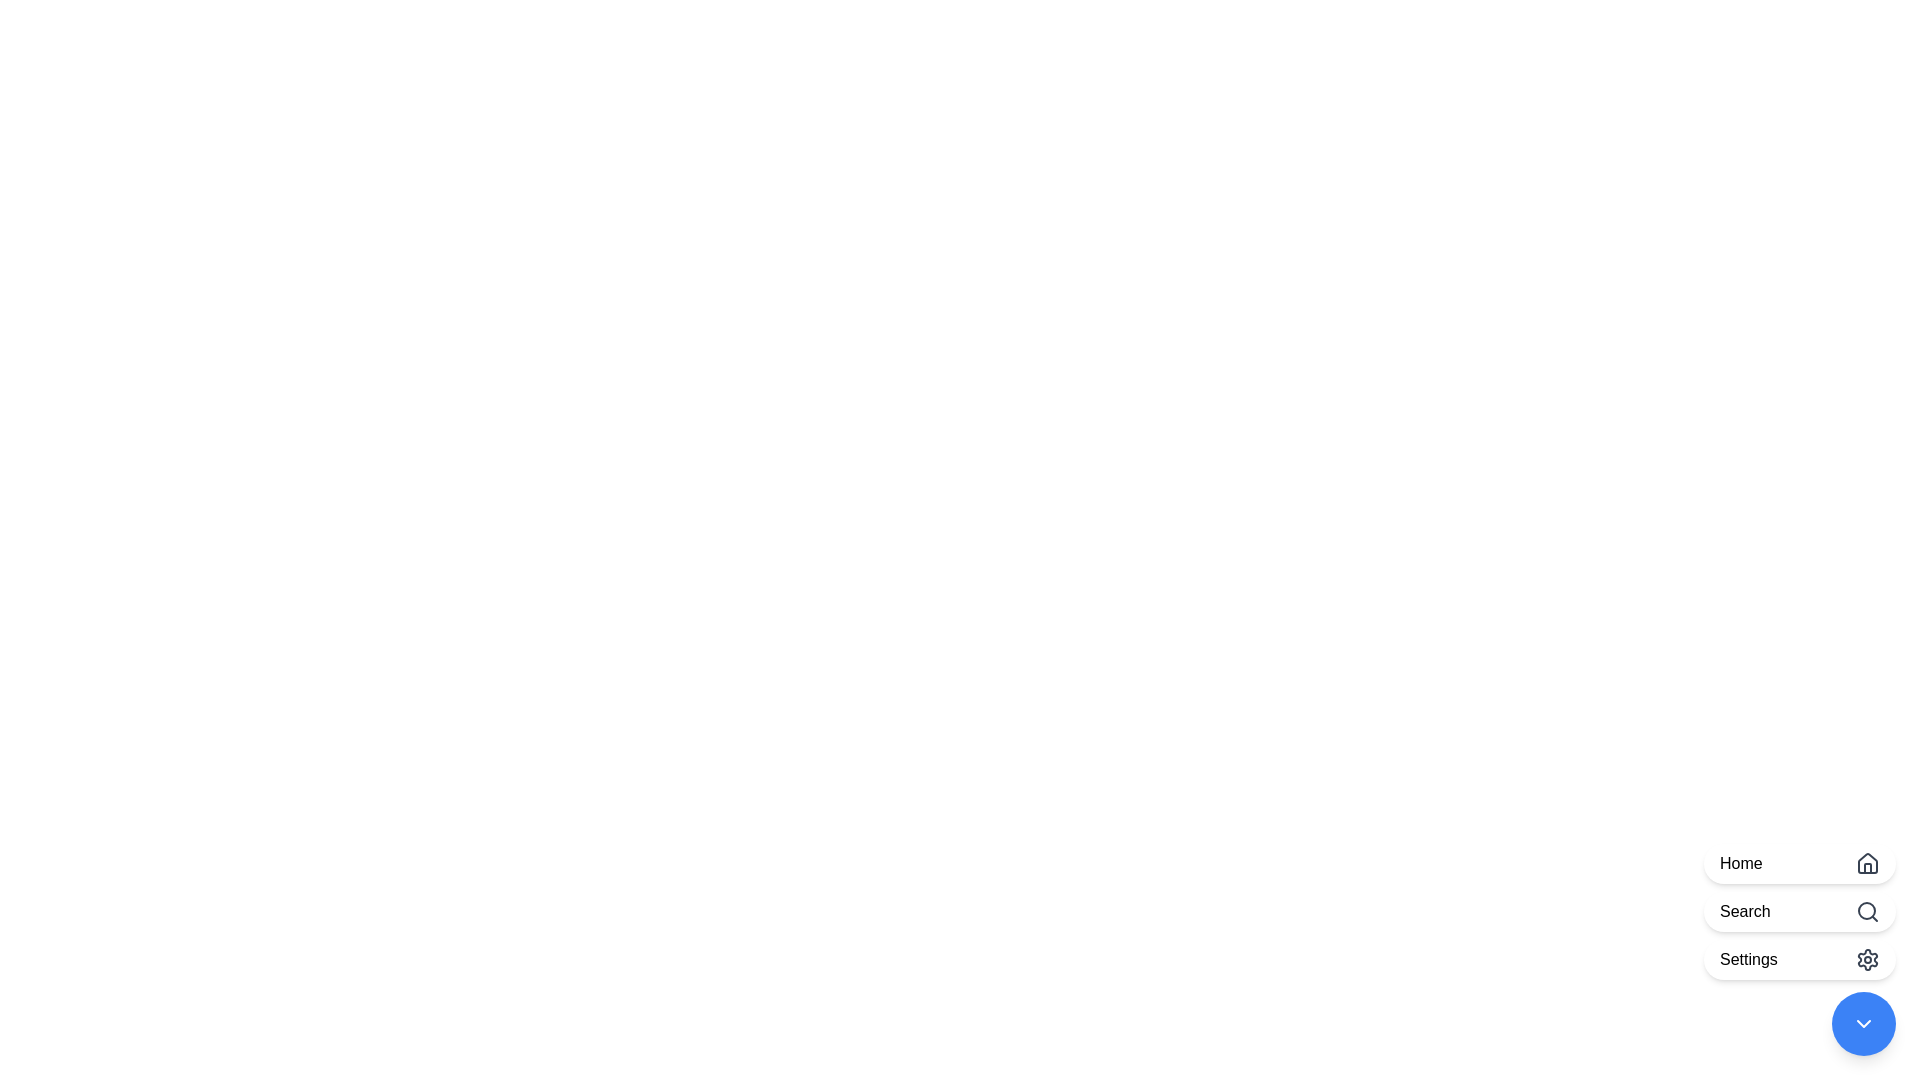  What do you see at coordinates (1862, 1023) in the screenshot?
I see `the downward-pointing chevron icon, which is` at bounding box center [1862, 1023].